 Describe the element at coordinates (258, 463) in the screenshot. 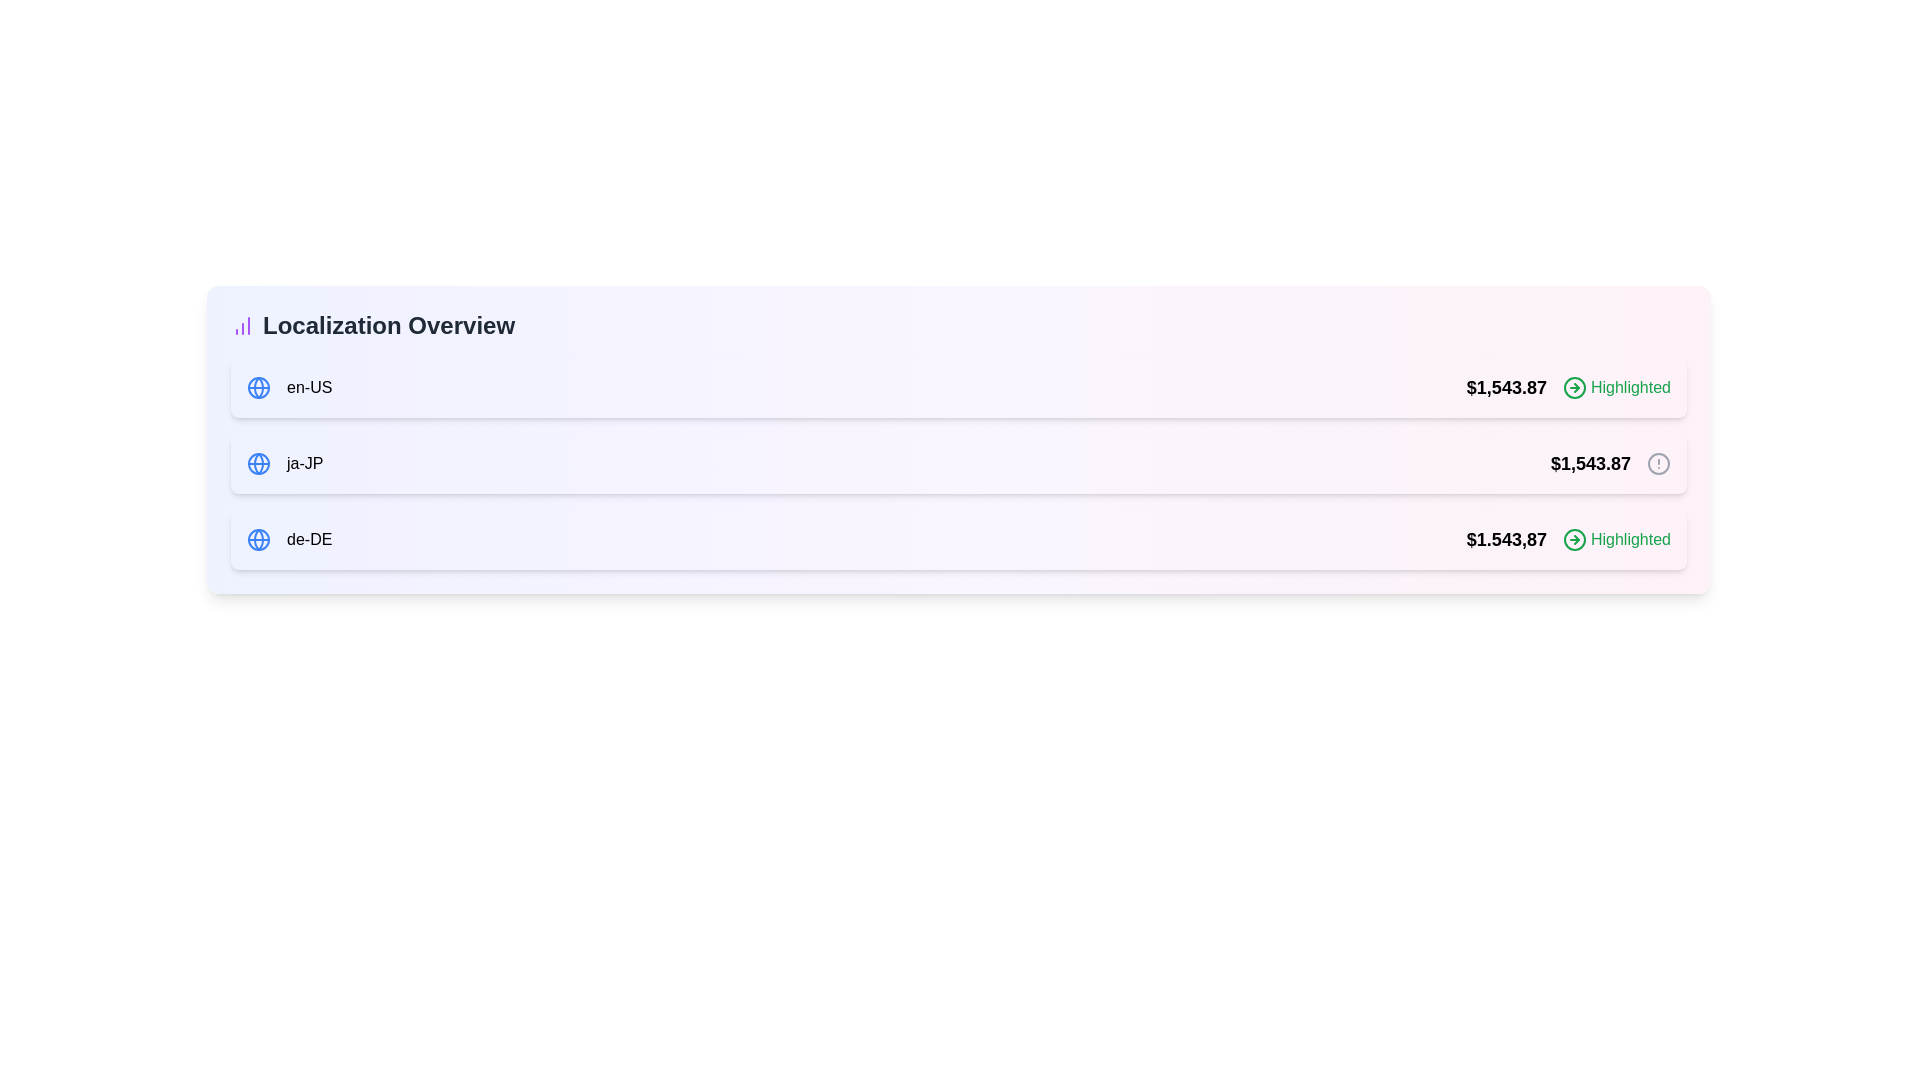

I see `the language icon representing 'ja-JP'` at that location.